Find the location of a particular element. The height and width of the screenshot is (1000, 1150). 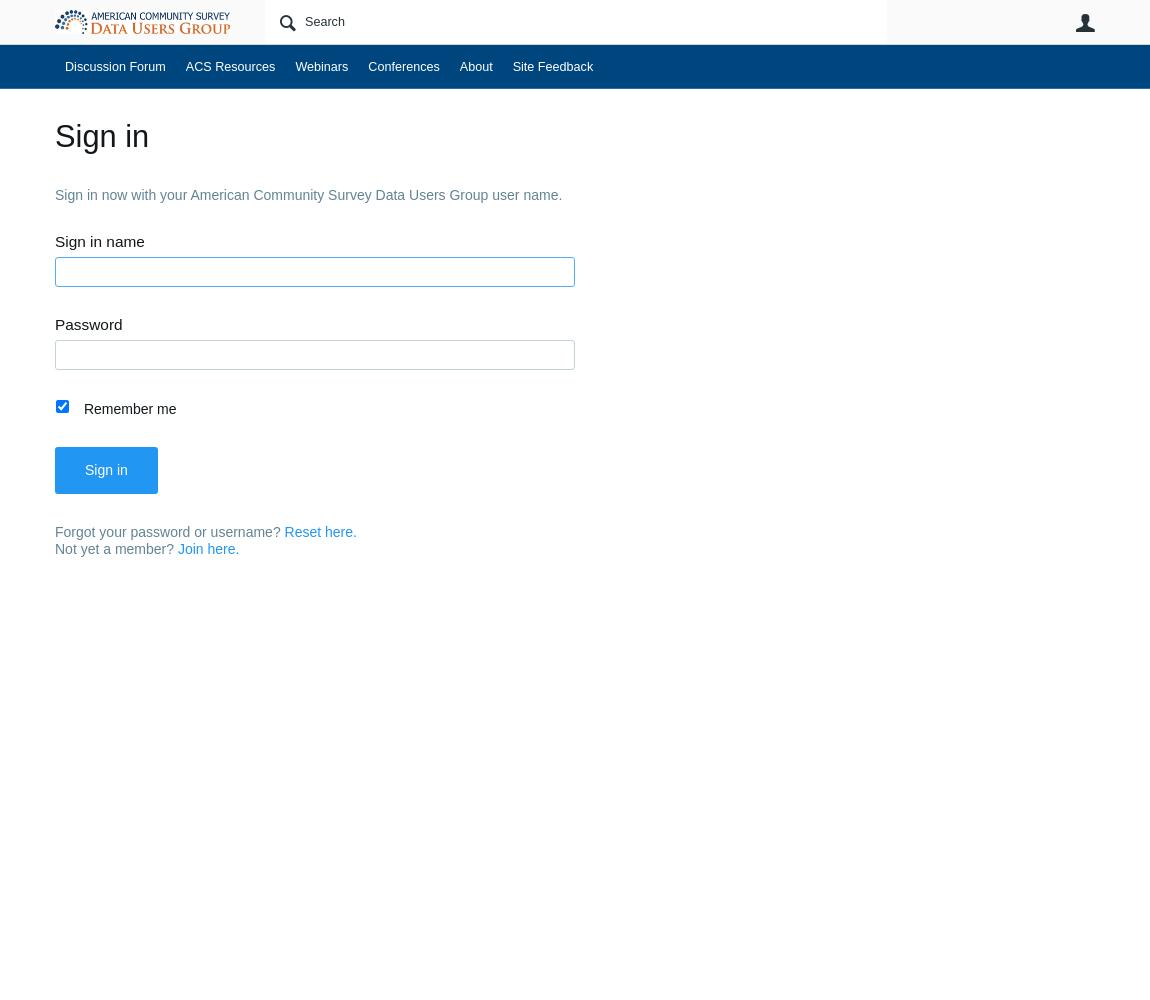

'About' is located at coordinates (475, 66).